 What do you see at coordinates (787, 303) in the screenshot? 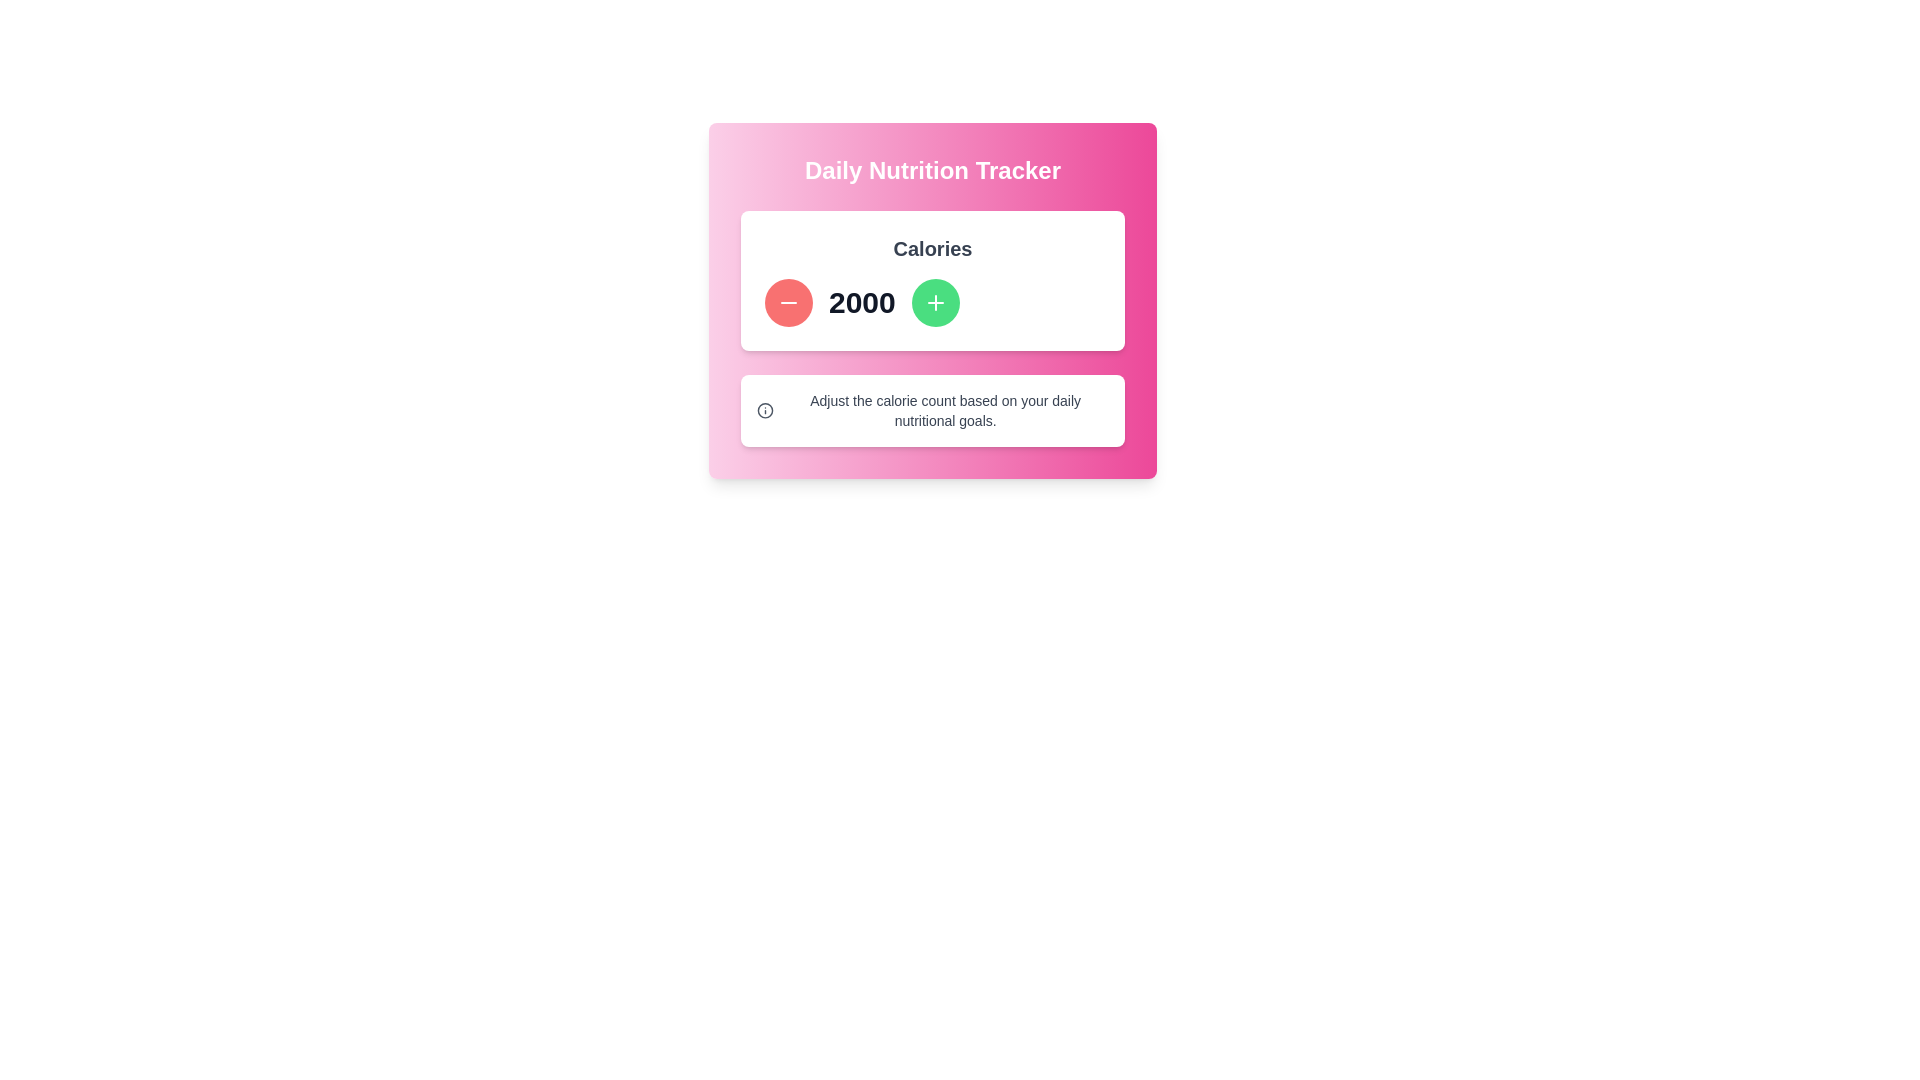
I see `the circular red button with a white minus icon to decrease the calorie count, located in the calorie adjustment section to the left of the displayed calorie count ('2000')` at bounding box center [787, 303].